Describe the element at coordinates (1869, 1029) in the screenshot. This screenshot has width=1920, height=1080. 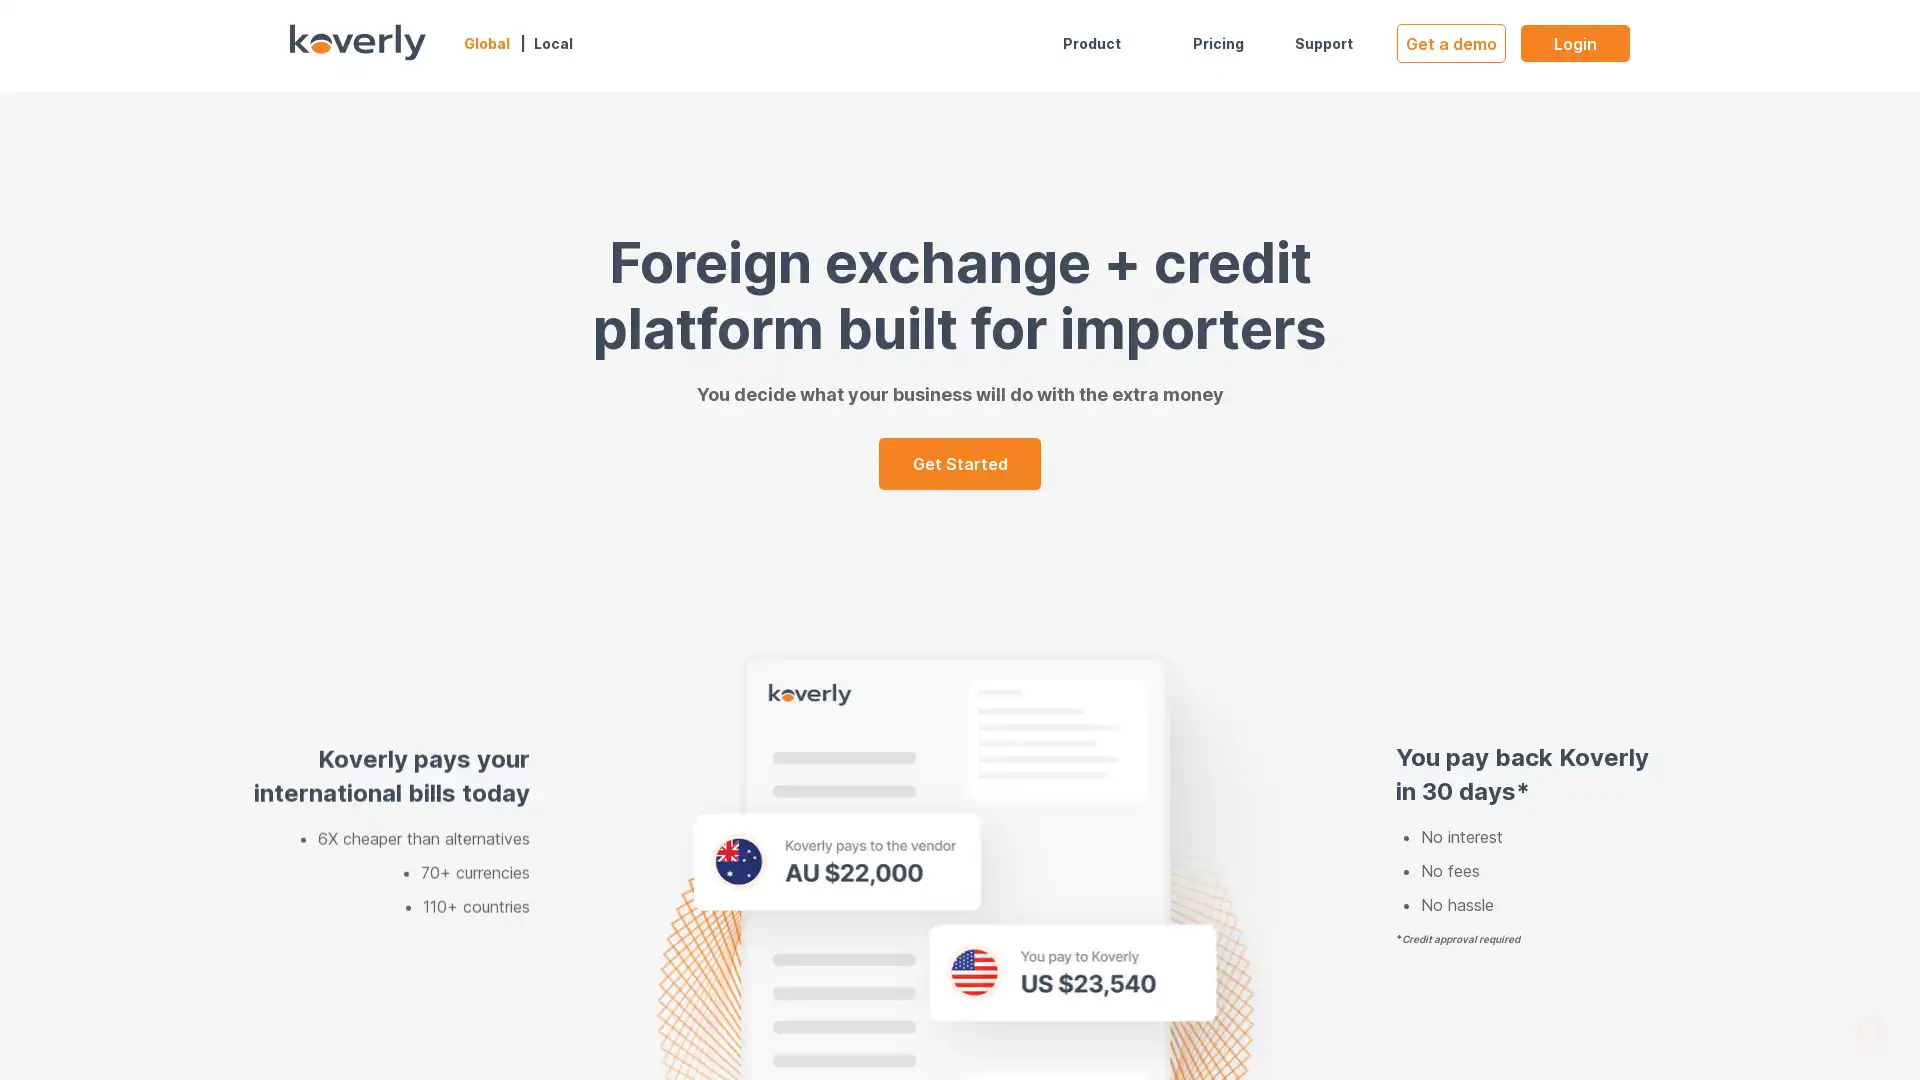
I see `Open Intercom Messenger` at that location.